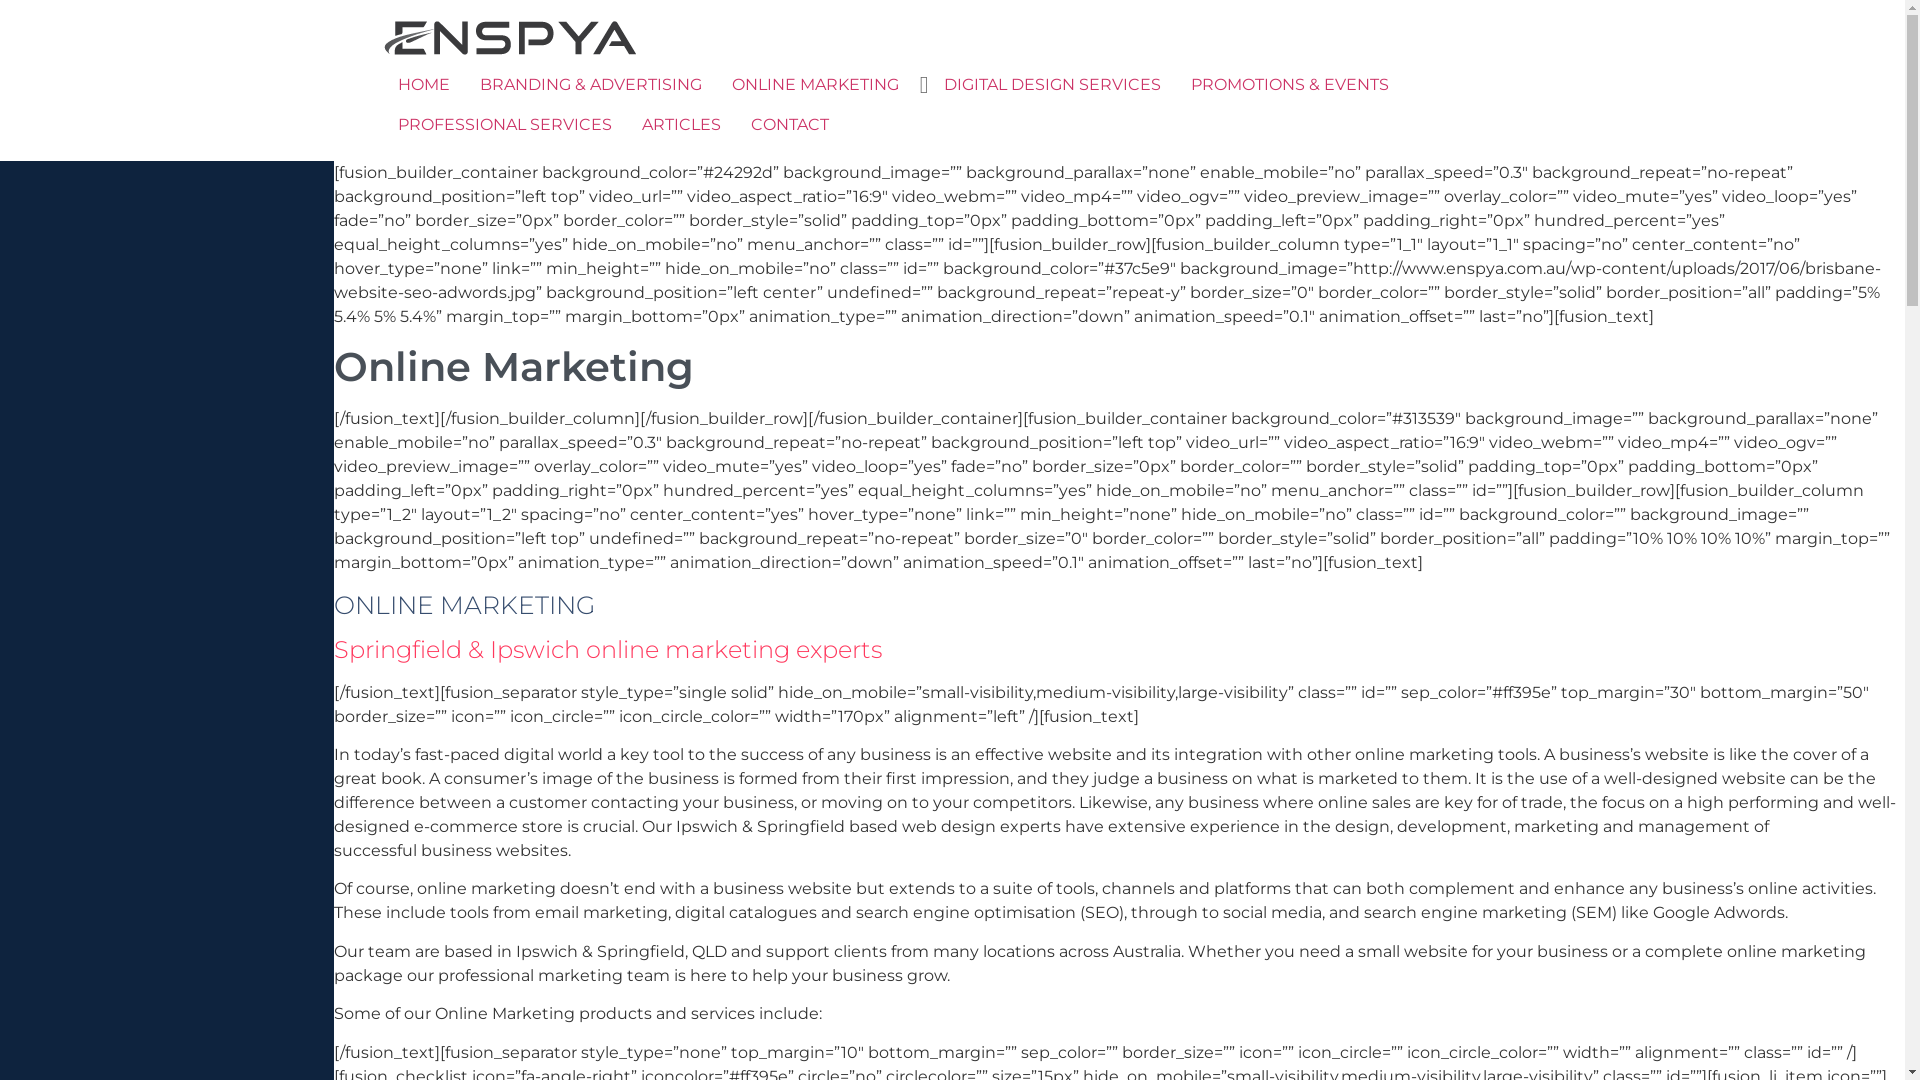 The width and height of the screenshot is (1920, 1080). What do you see at coordinates (589, 83) in the screenshot?
I see `'BRANDING & ADVERTISING'` at bounding box center [589, 83].